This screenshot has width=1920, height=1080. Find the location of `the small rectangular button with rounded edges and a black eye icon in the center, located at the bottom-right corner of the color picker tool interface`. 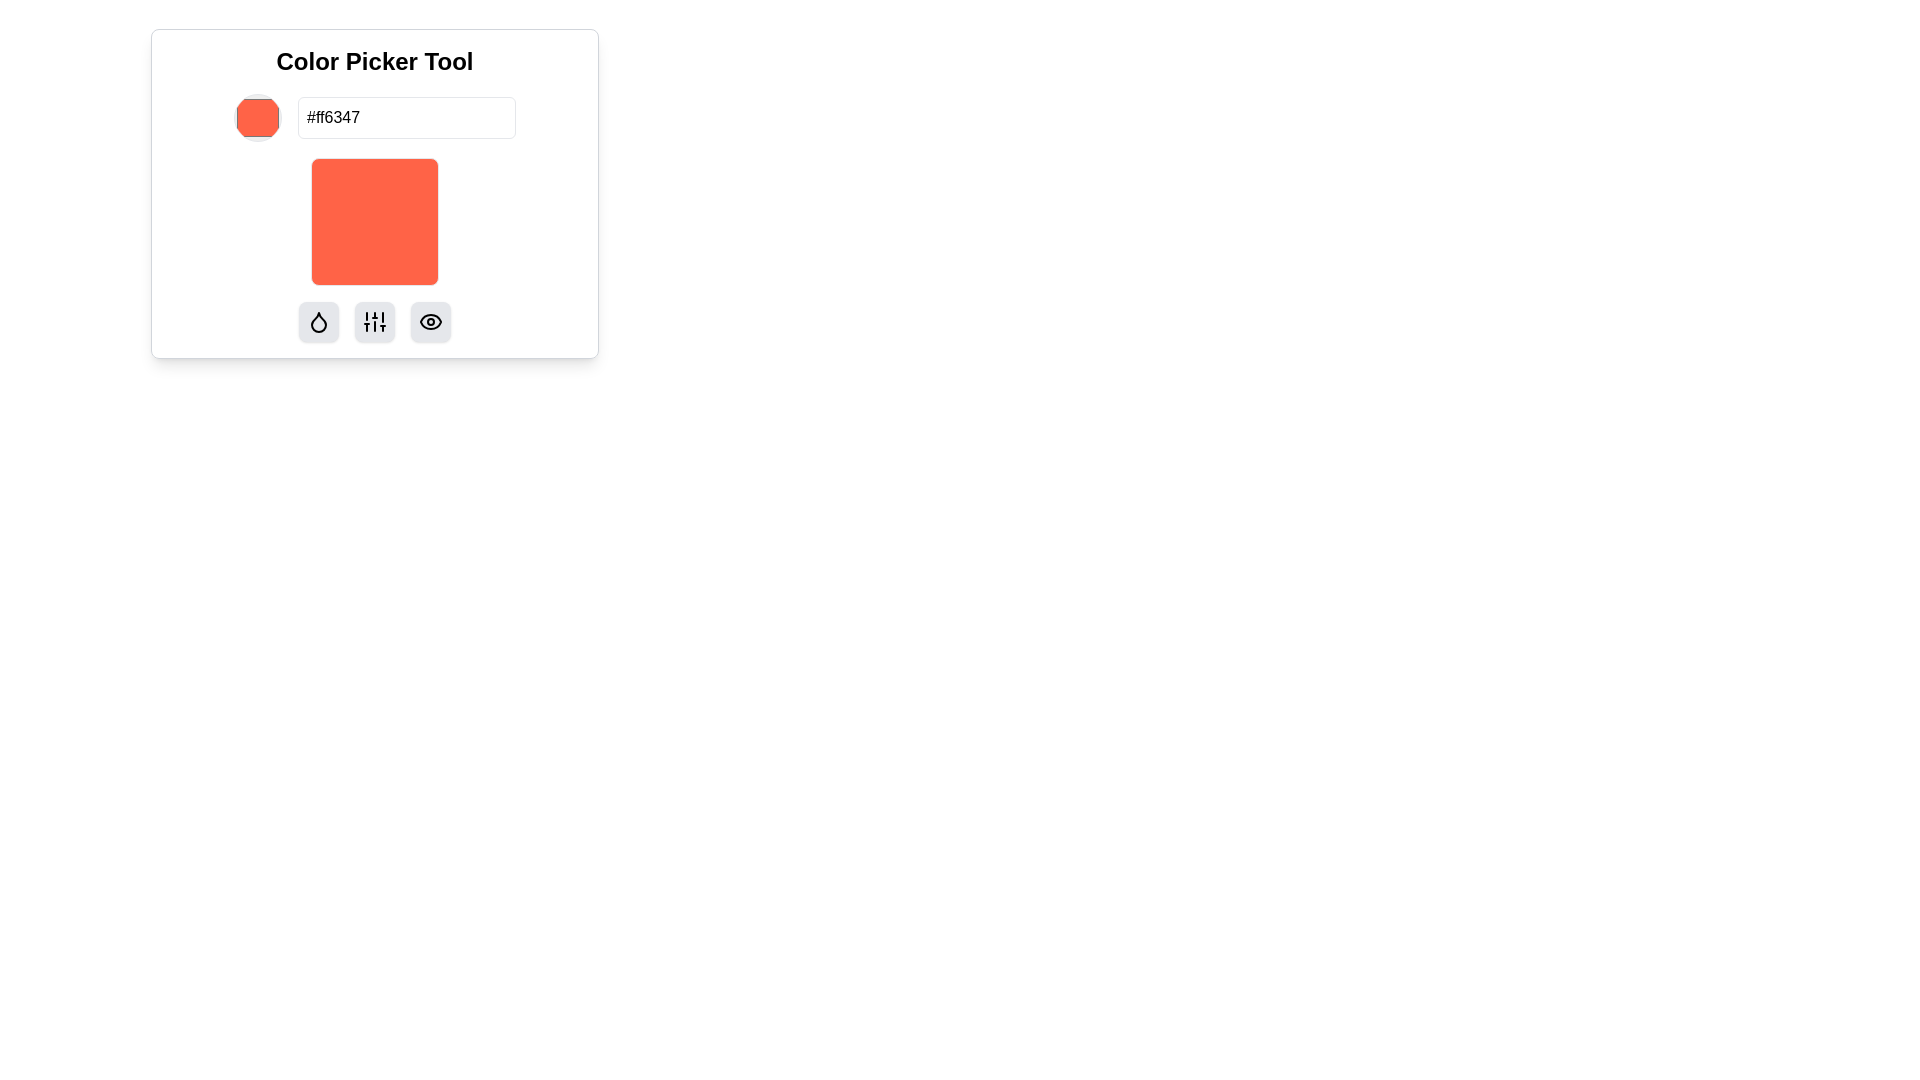

the small rectangular button with rounded edges and a black eye icon in the center, located at the bottom-right corner of the color picker tool interface is located at coordinates (430, 320).